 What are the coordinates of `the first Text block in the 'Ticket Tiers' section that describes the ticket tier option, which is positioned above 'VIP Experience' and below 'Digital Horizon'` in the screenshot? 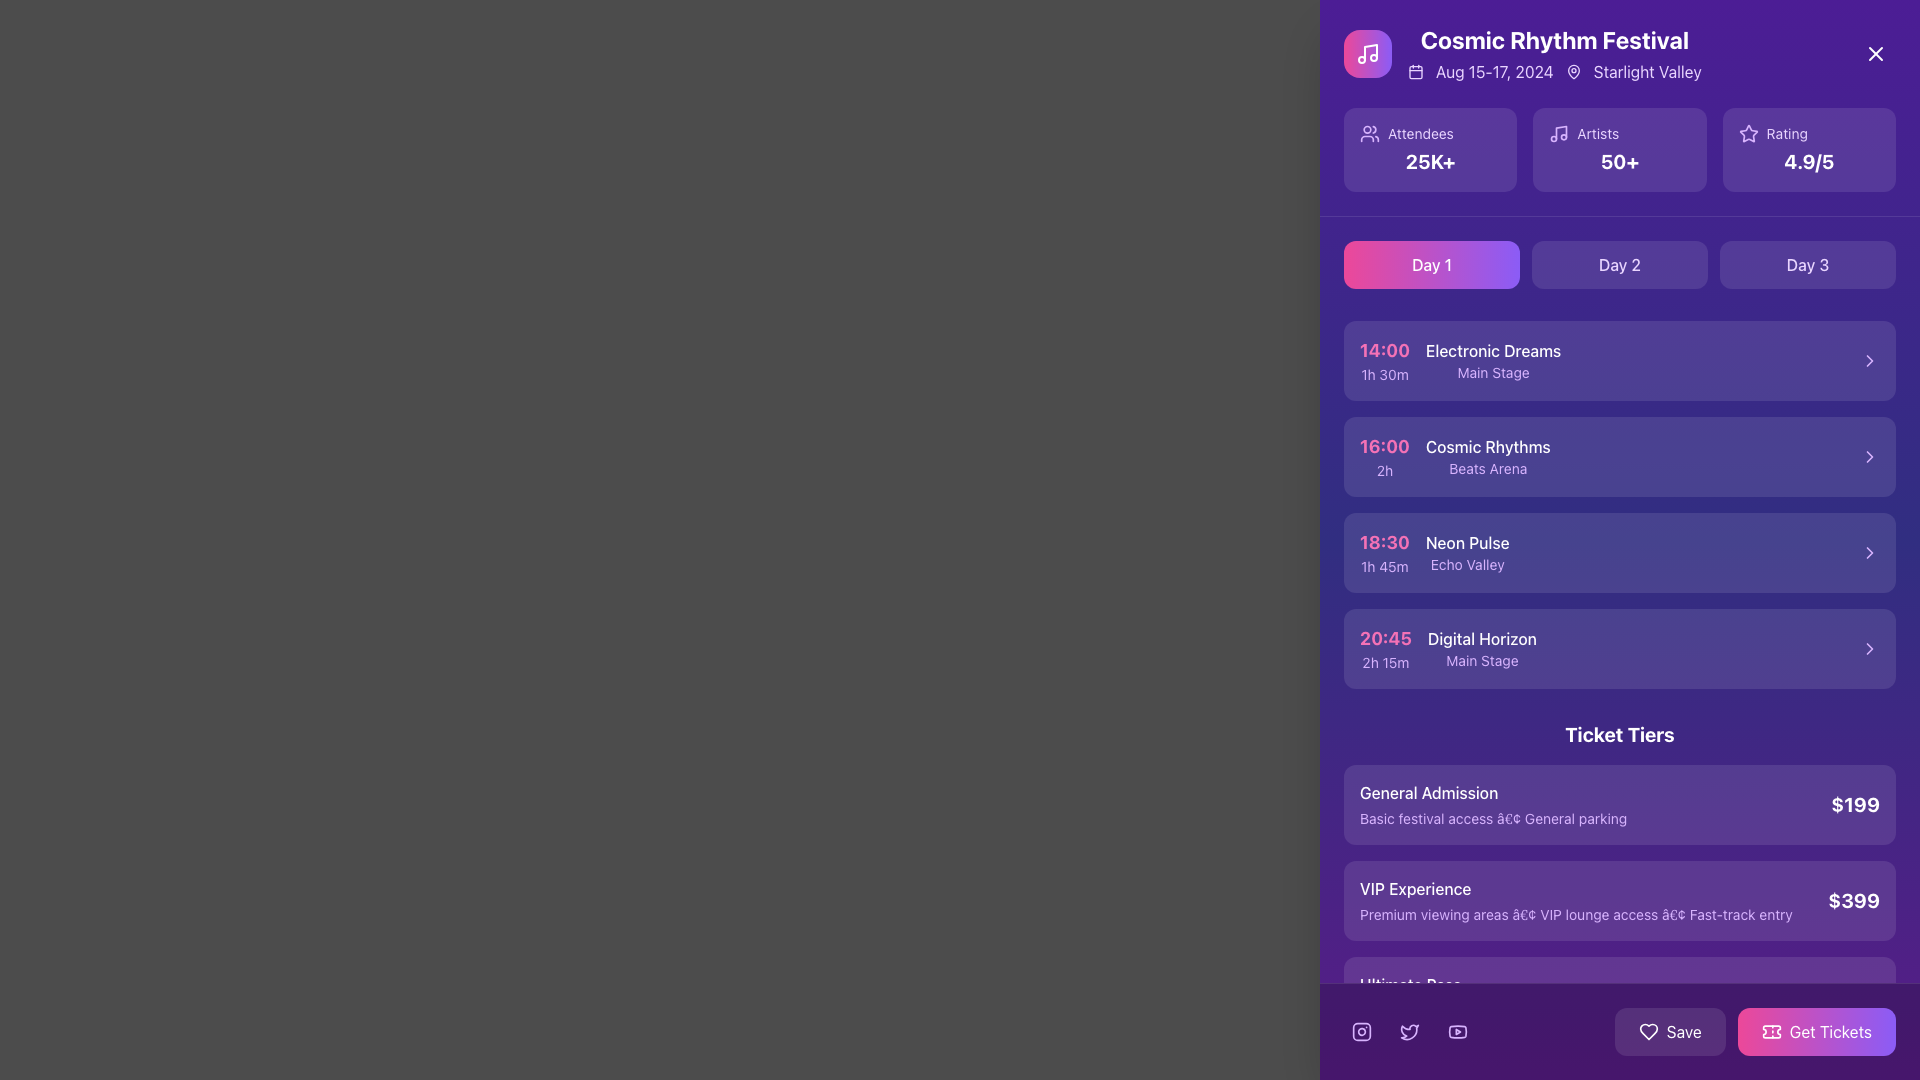 It's located at (1493, 804).